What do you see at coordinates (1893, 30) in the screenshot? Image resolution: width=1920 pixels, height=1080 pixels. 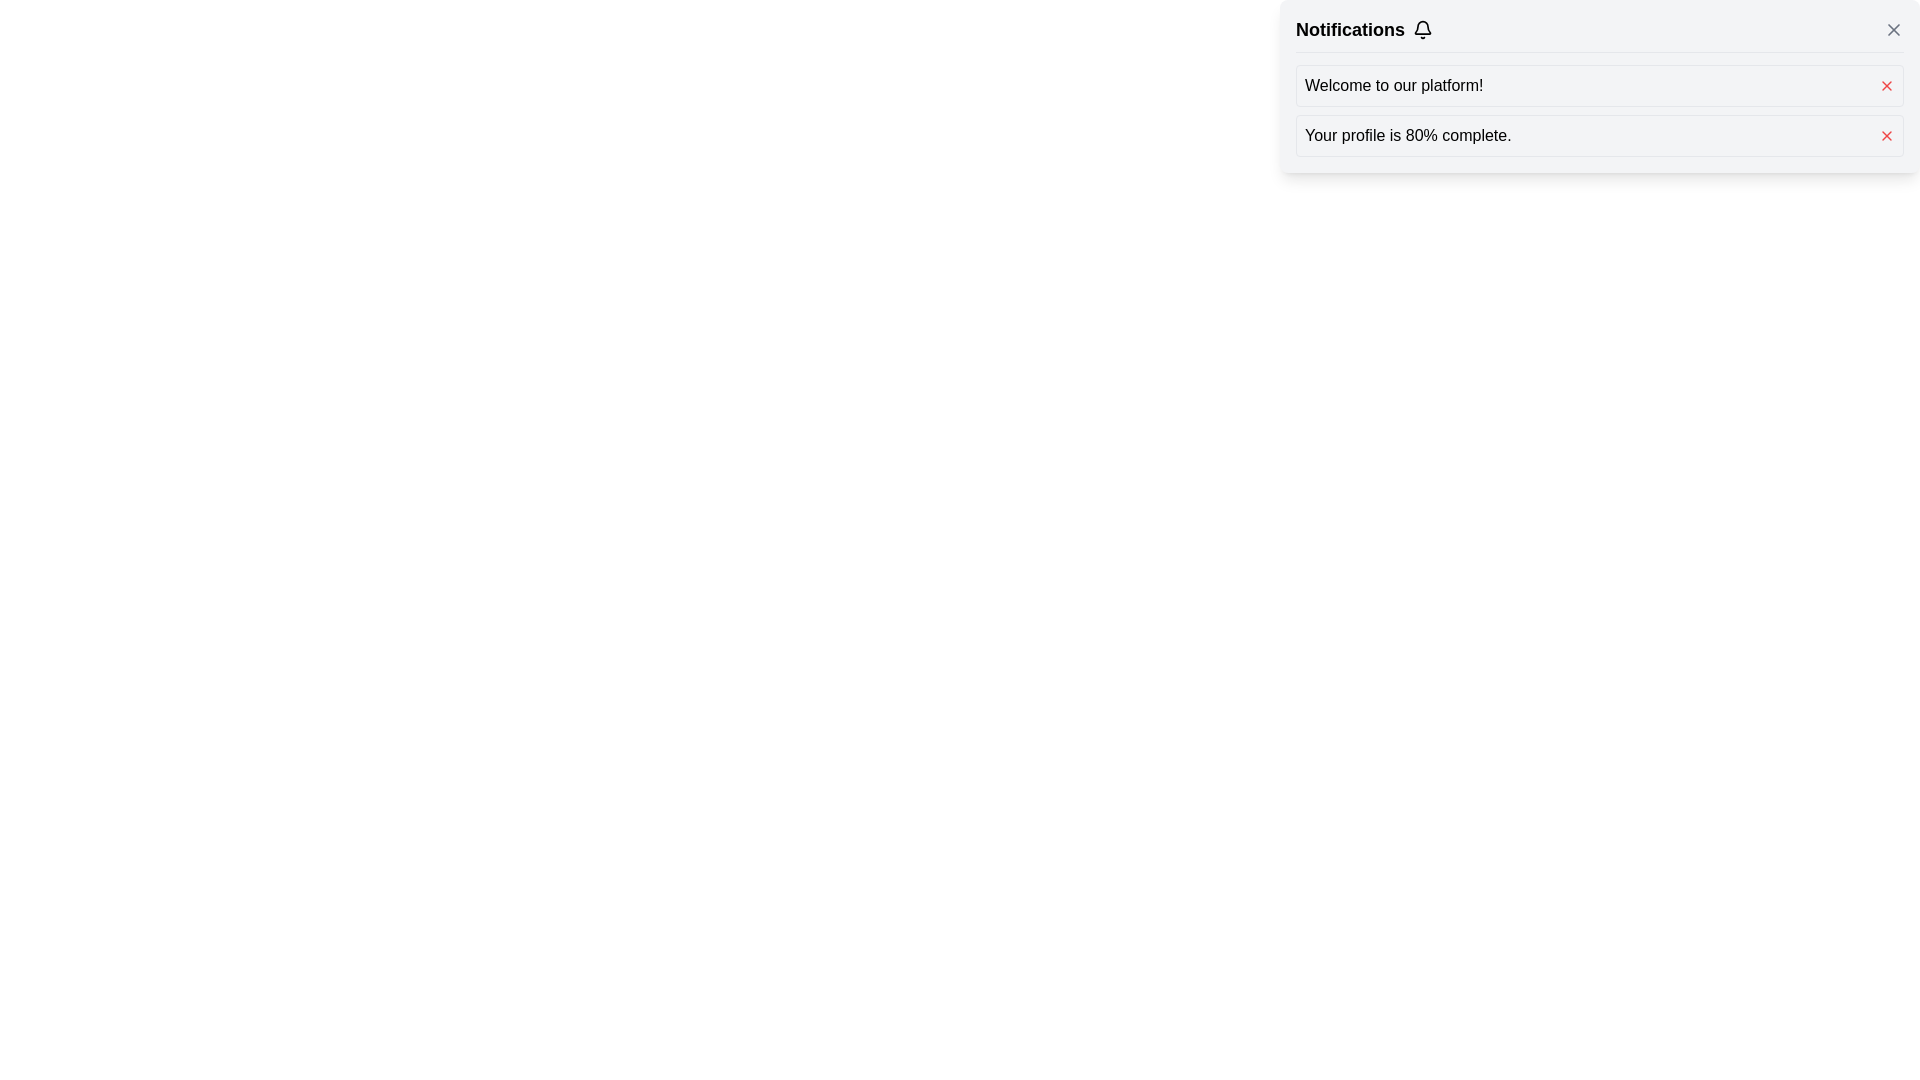 I see `the 'X' icon located at the top-right corner of the notification card` at bounding box center [1893, 30].